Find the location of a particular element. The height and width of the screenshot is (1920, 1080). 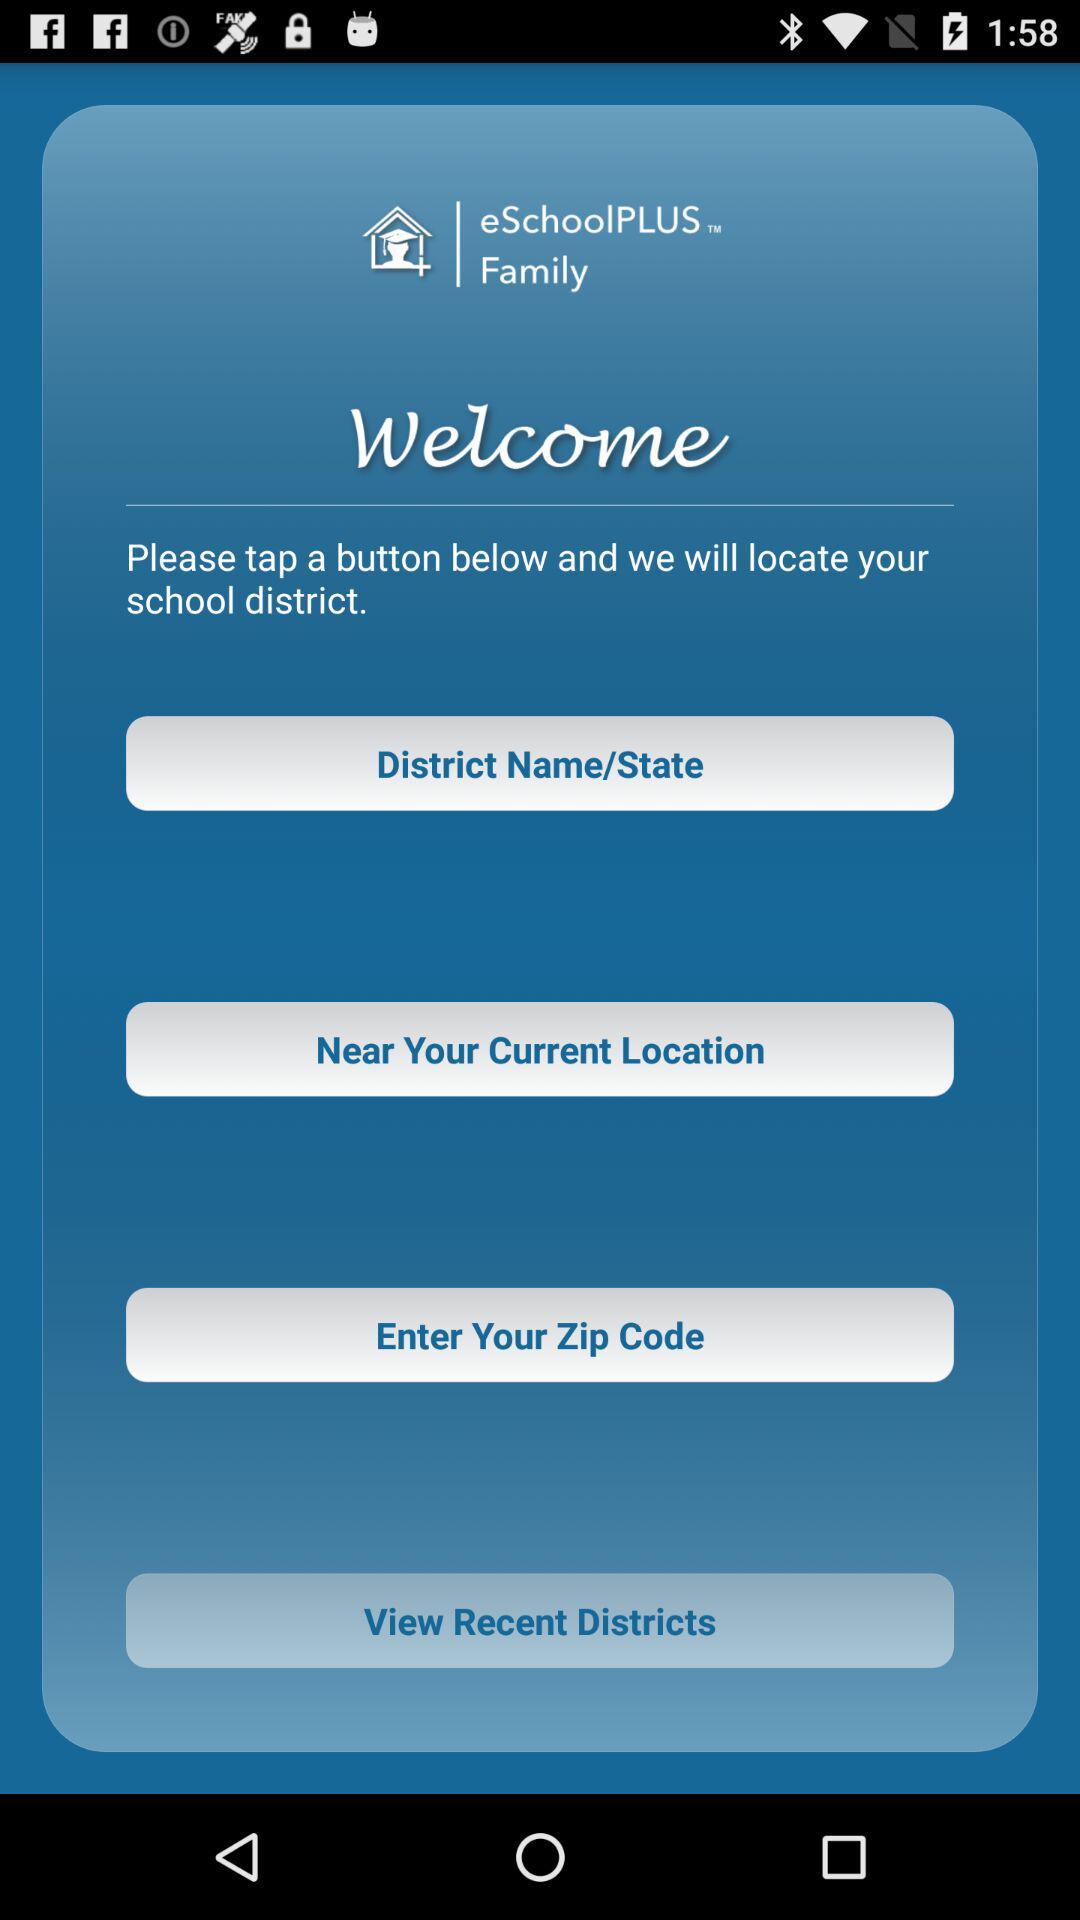

near your current is located at coordinates (540, 1048).